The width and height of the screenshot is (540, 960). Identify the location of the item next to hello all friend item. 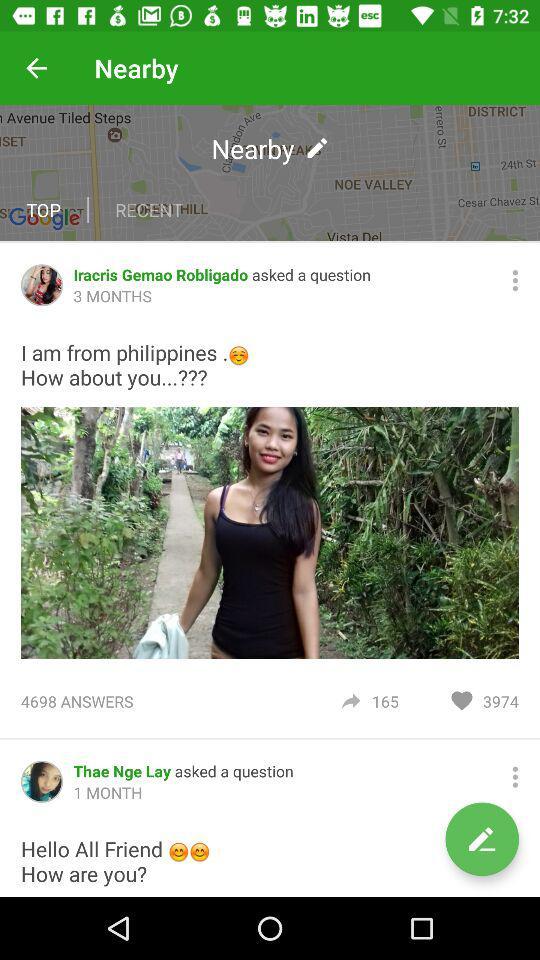
(481, 839).